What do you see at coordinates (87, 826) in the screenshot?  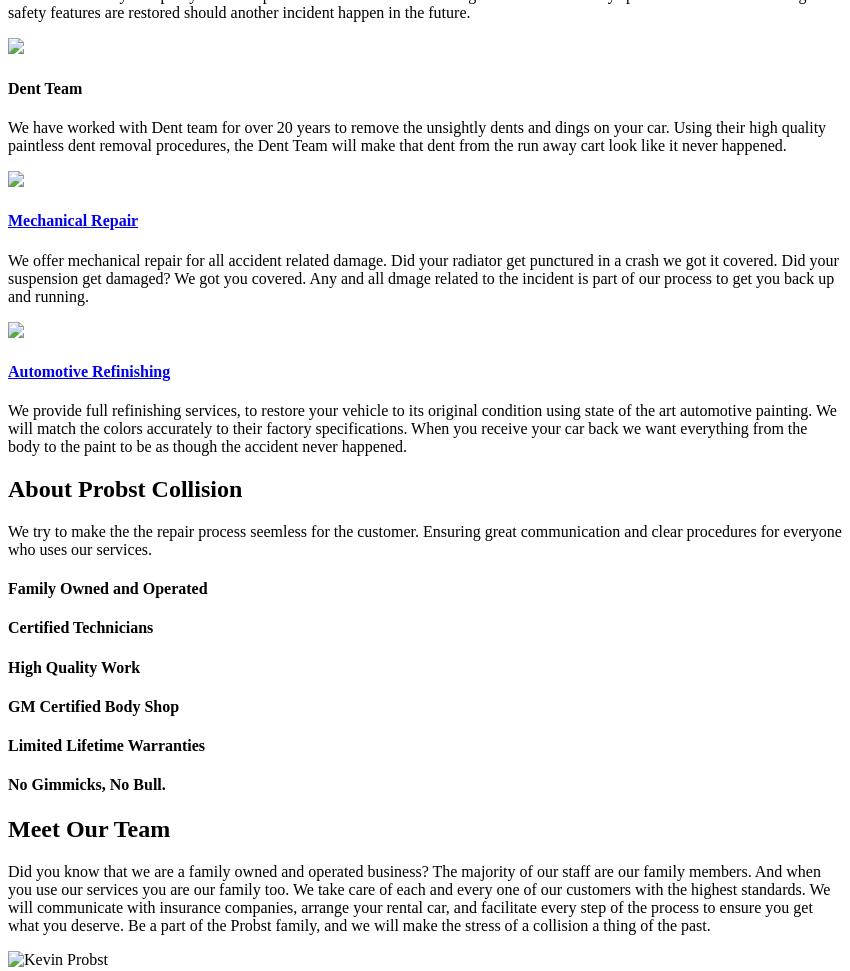 I see `'Meet Our Team'` at bounding box center [87, 826].